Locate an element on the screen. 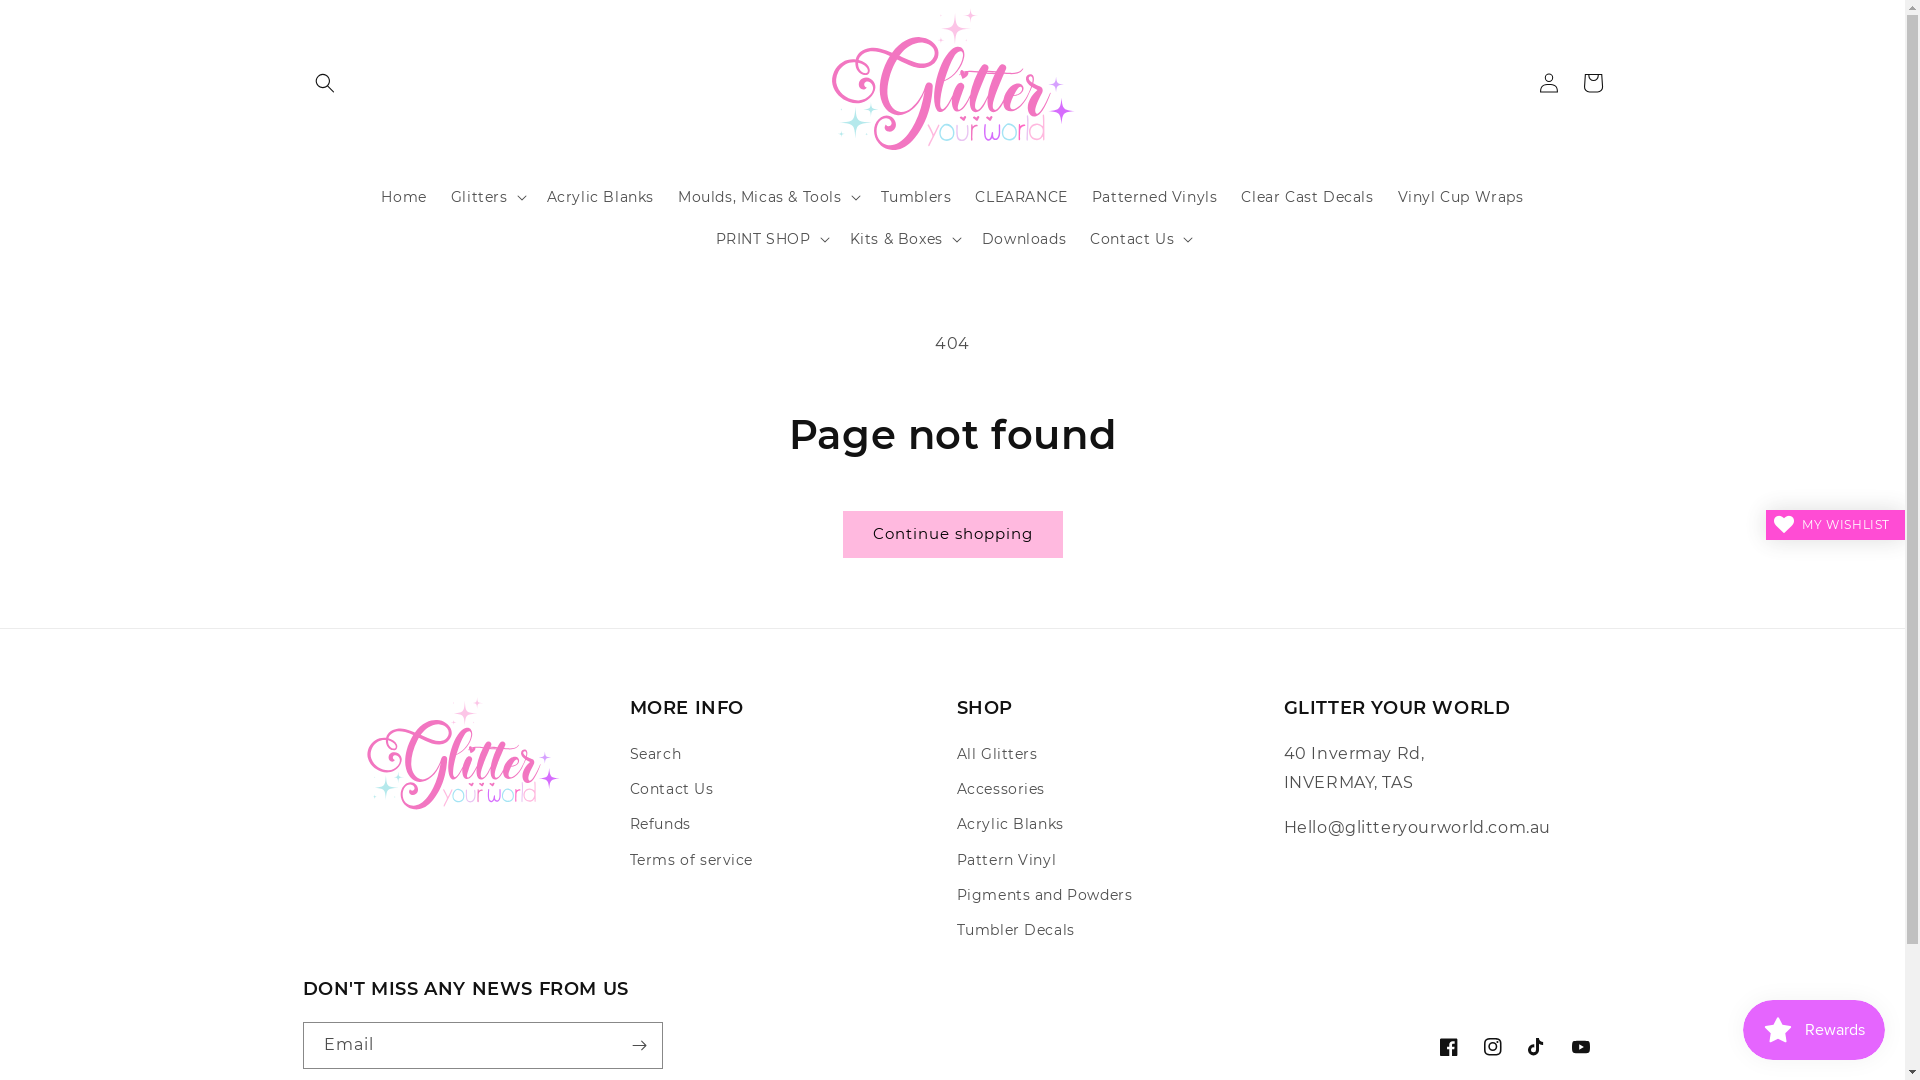 This screenshot has width=1920, height=1080. 'Facebook' is located at coordinates (1424, 1045).